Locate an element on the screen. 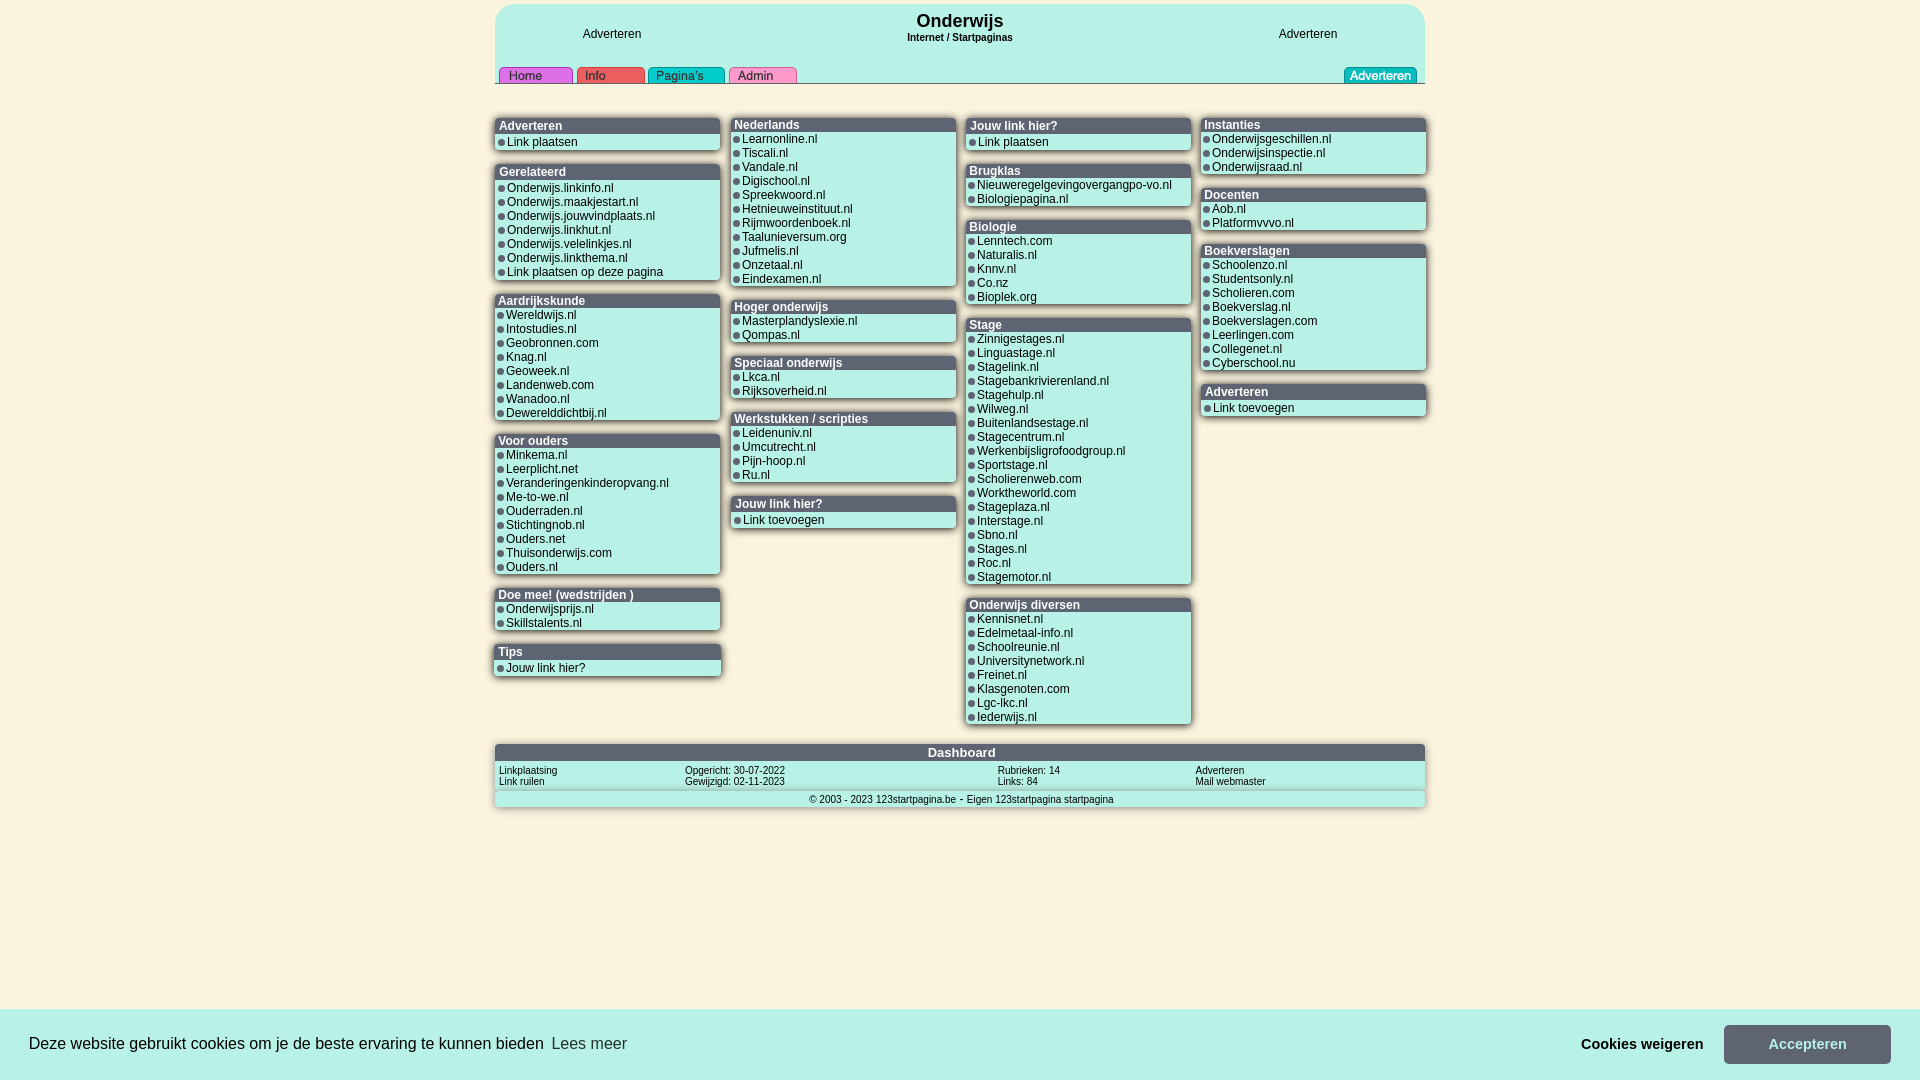 The width and height of the screenshot is (1920, 1080). 'Wilweg.nl' is located at coordinates (1002, 407).